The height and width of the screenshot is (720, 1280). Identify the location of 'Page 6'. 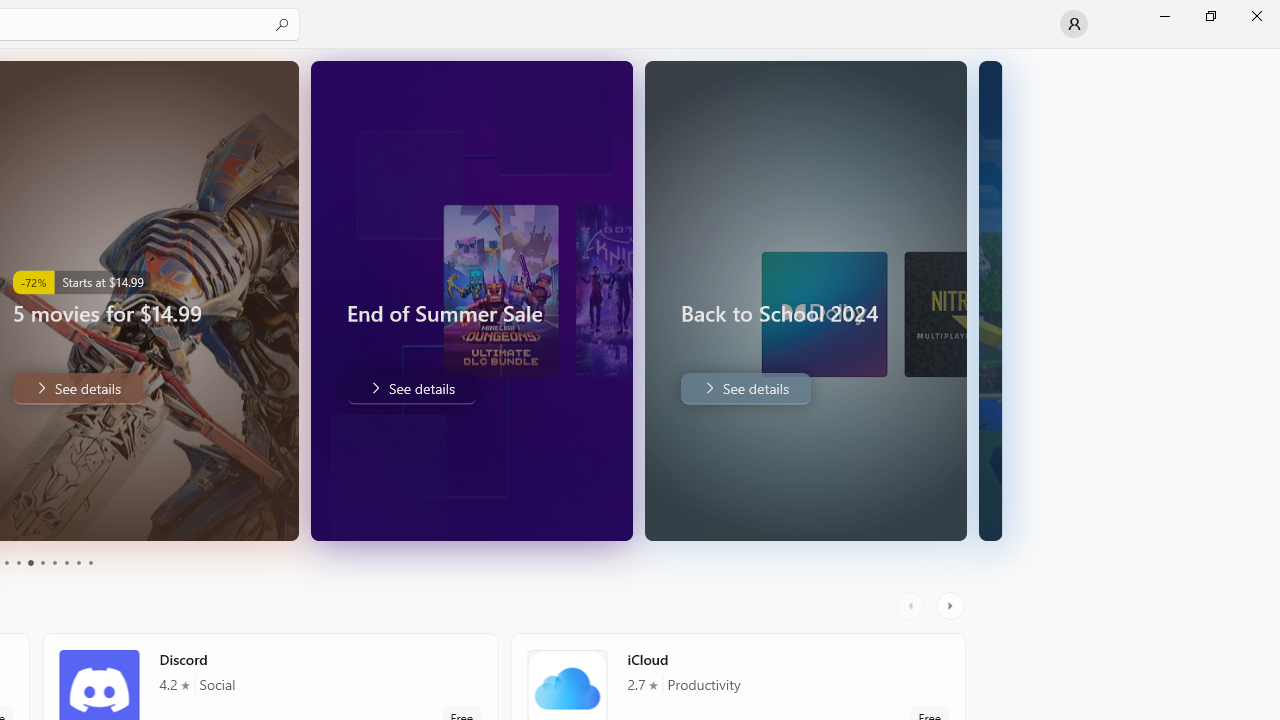
(42, 563).